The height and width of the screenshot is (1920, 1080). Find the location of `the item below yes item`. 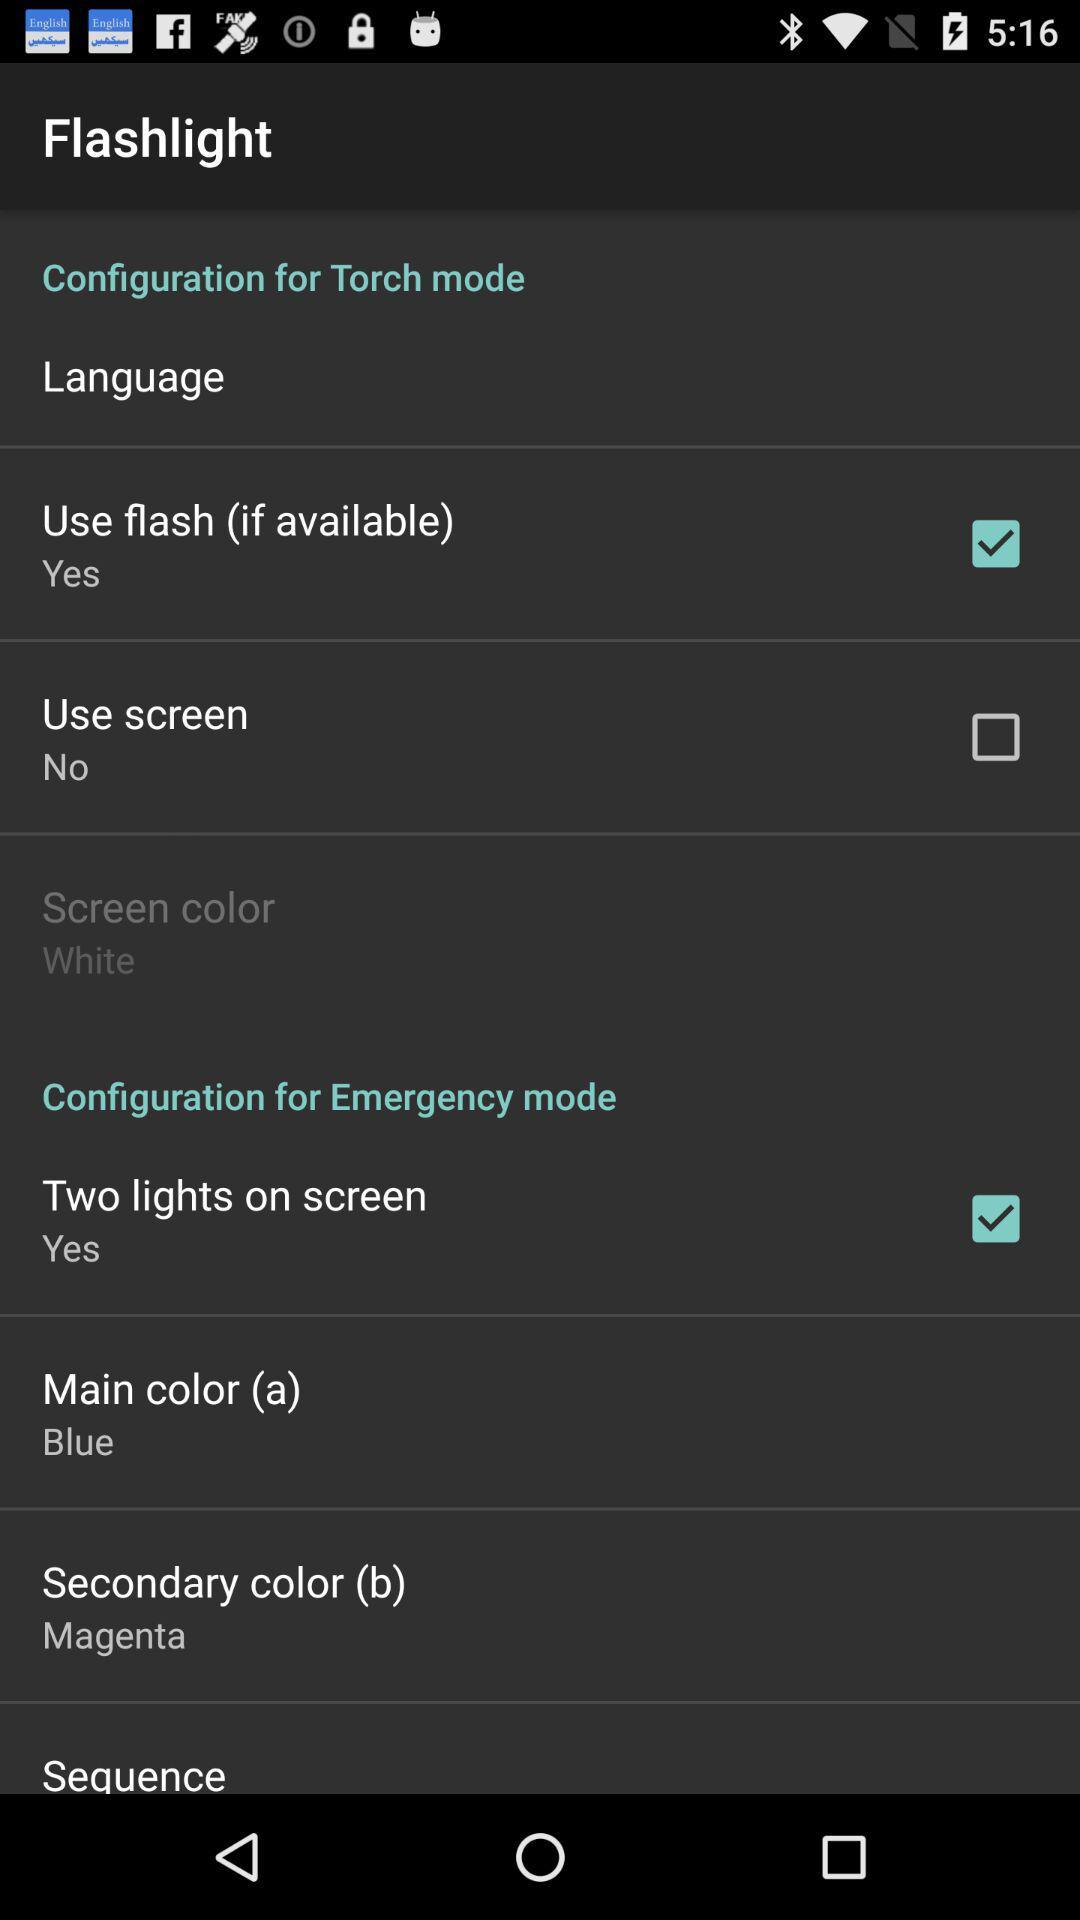

the item below yes item is located at coordinates (144, 712).